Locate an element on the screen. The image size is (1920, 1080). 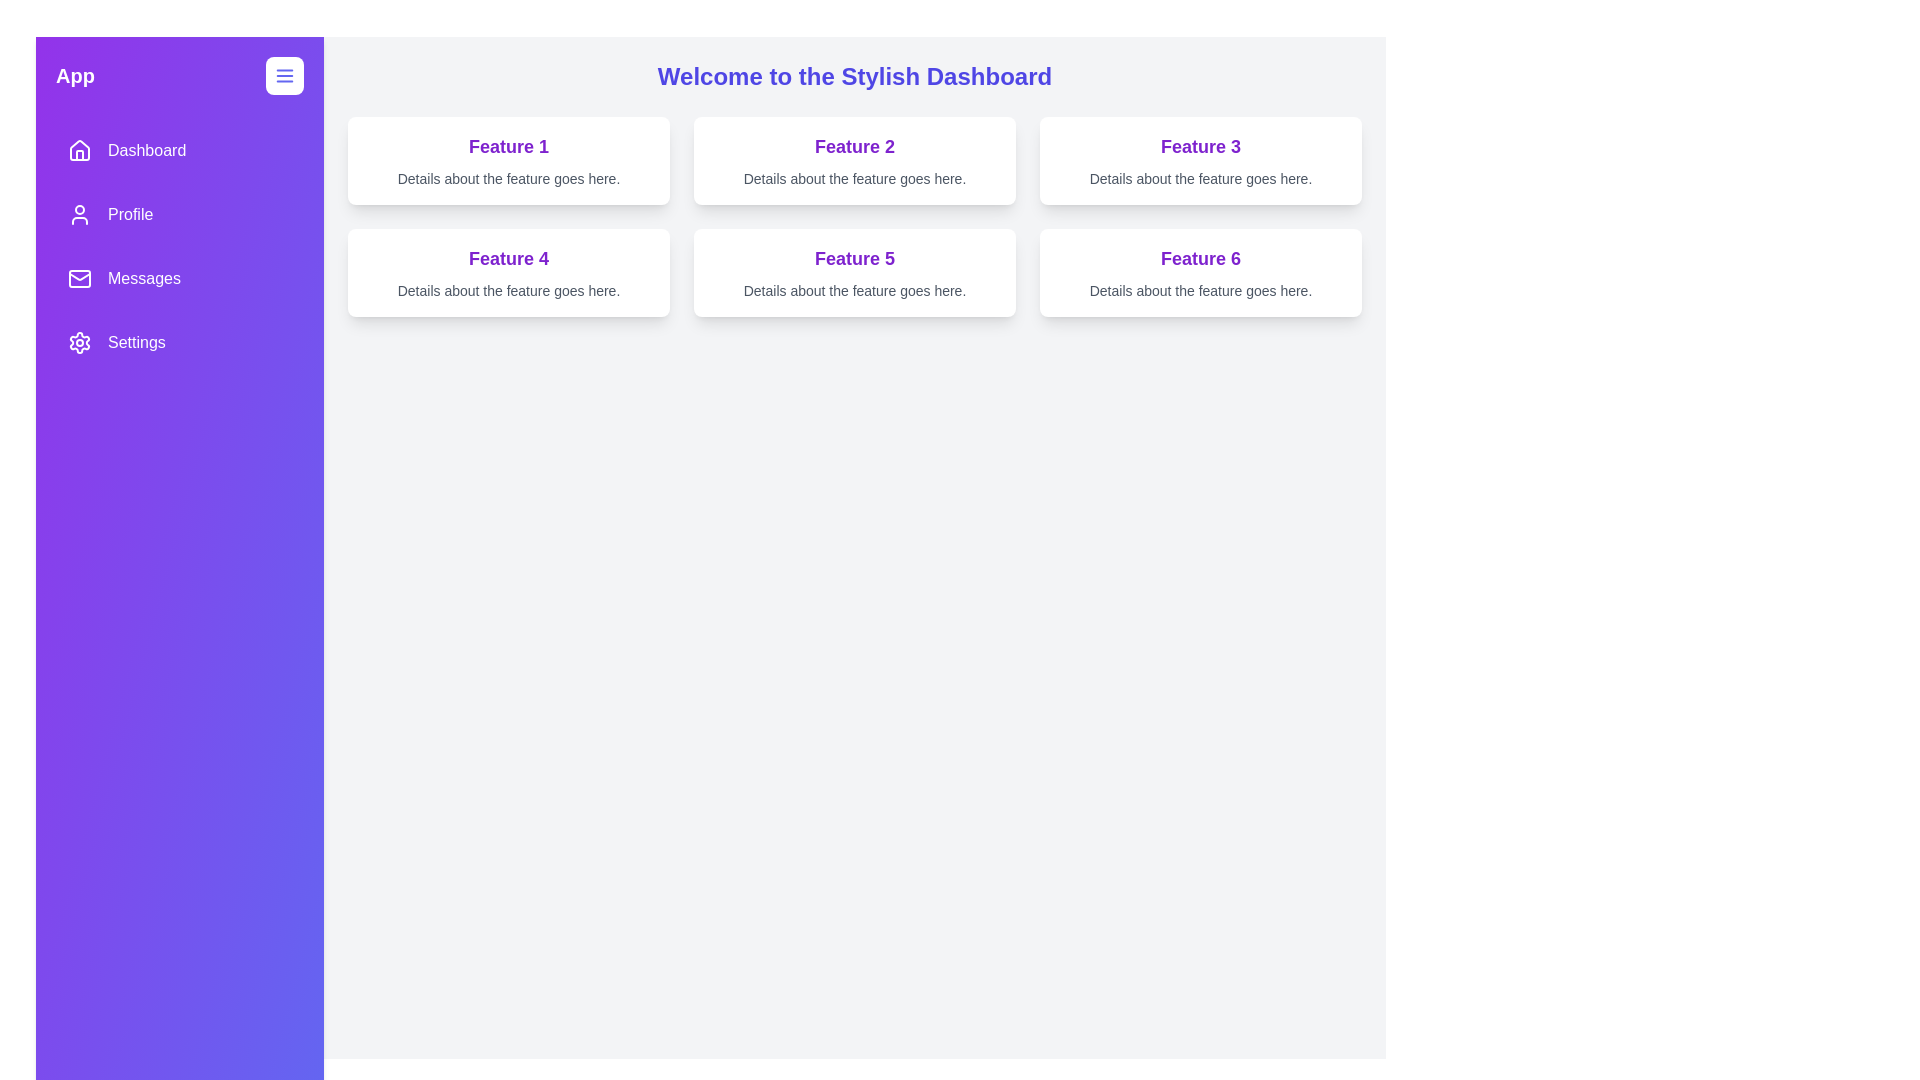
static label that serves as a menu item for navigating to the settings page, located fourth in the menu section on the left is located at coordinates (135, 342).